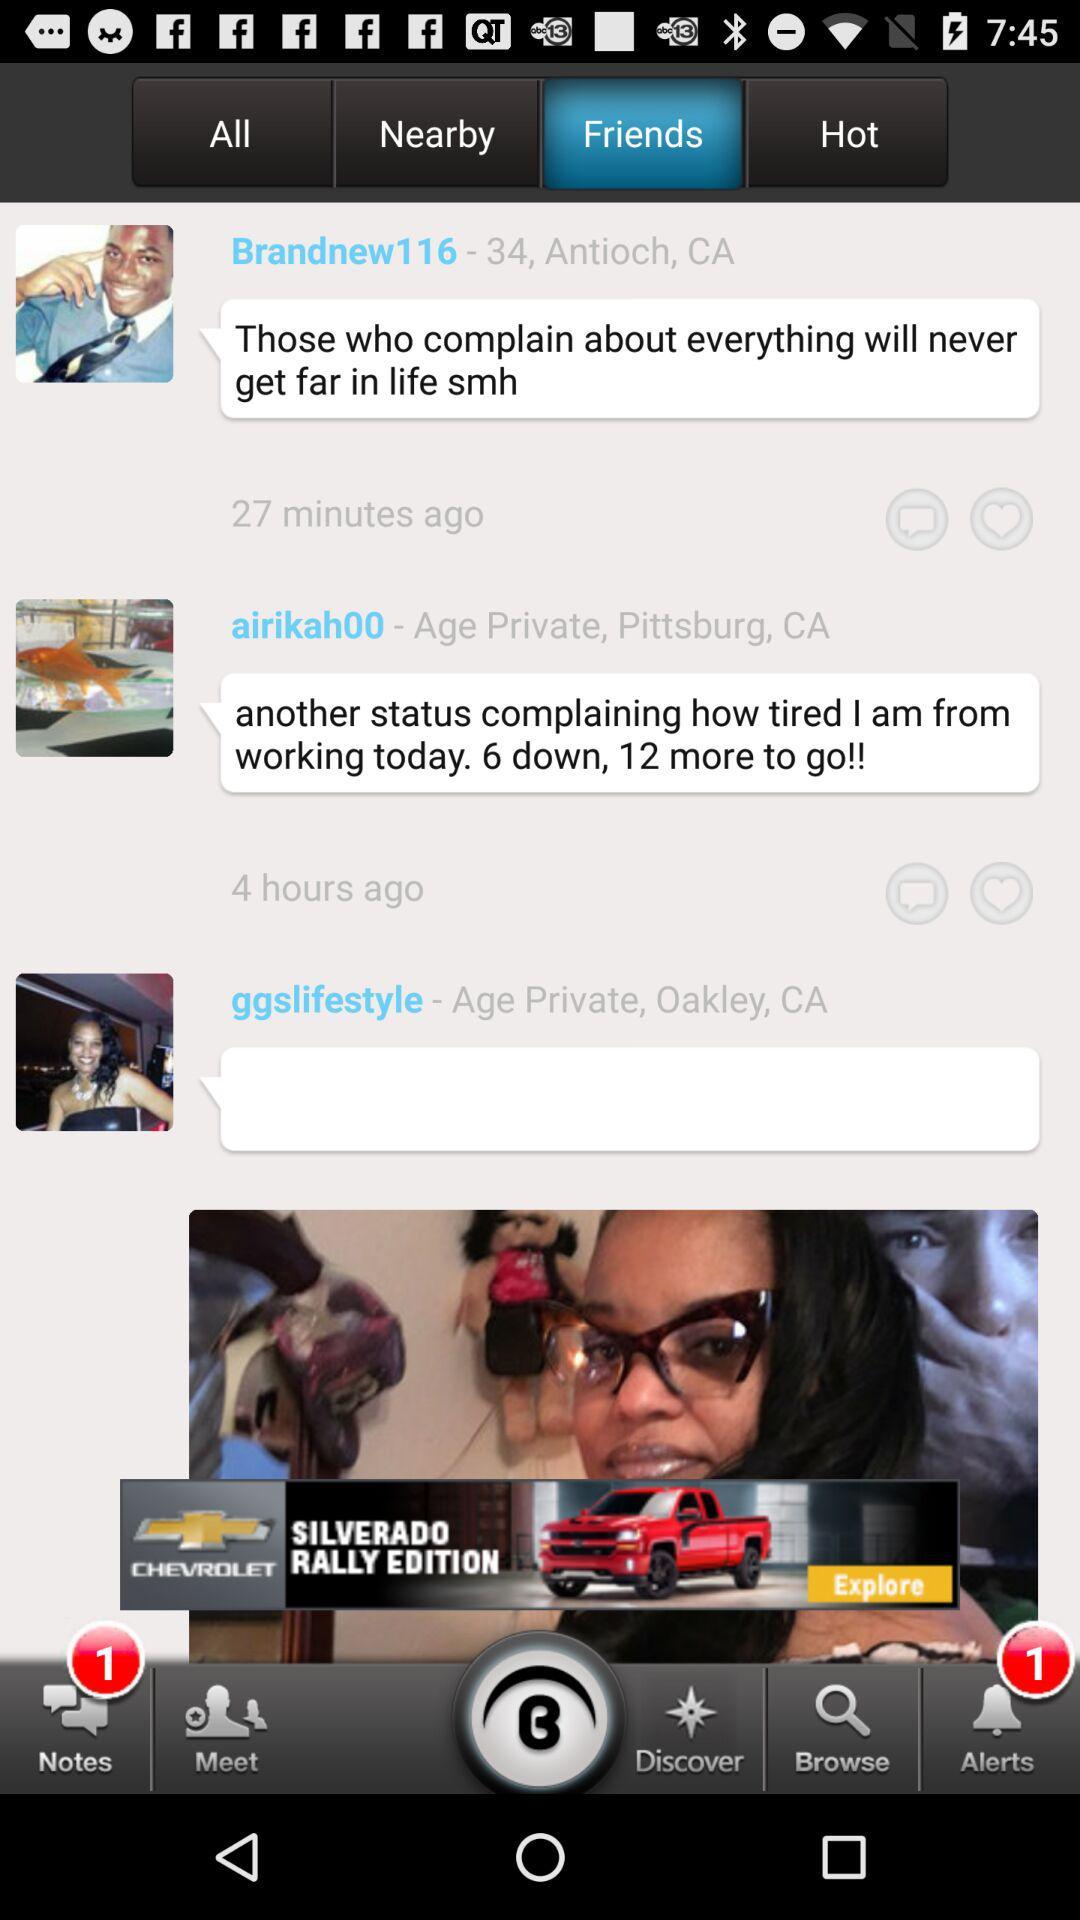 The width and height of the screenshot is (1080, 1920). What do you see at coordinates (73, 1848) in the screenshot?
I see `the chat icon` at bounding box center [73, 1848].